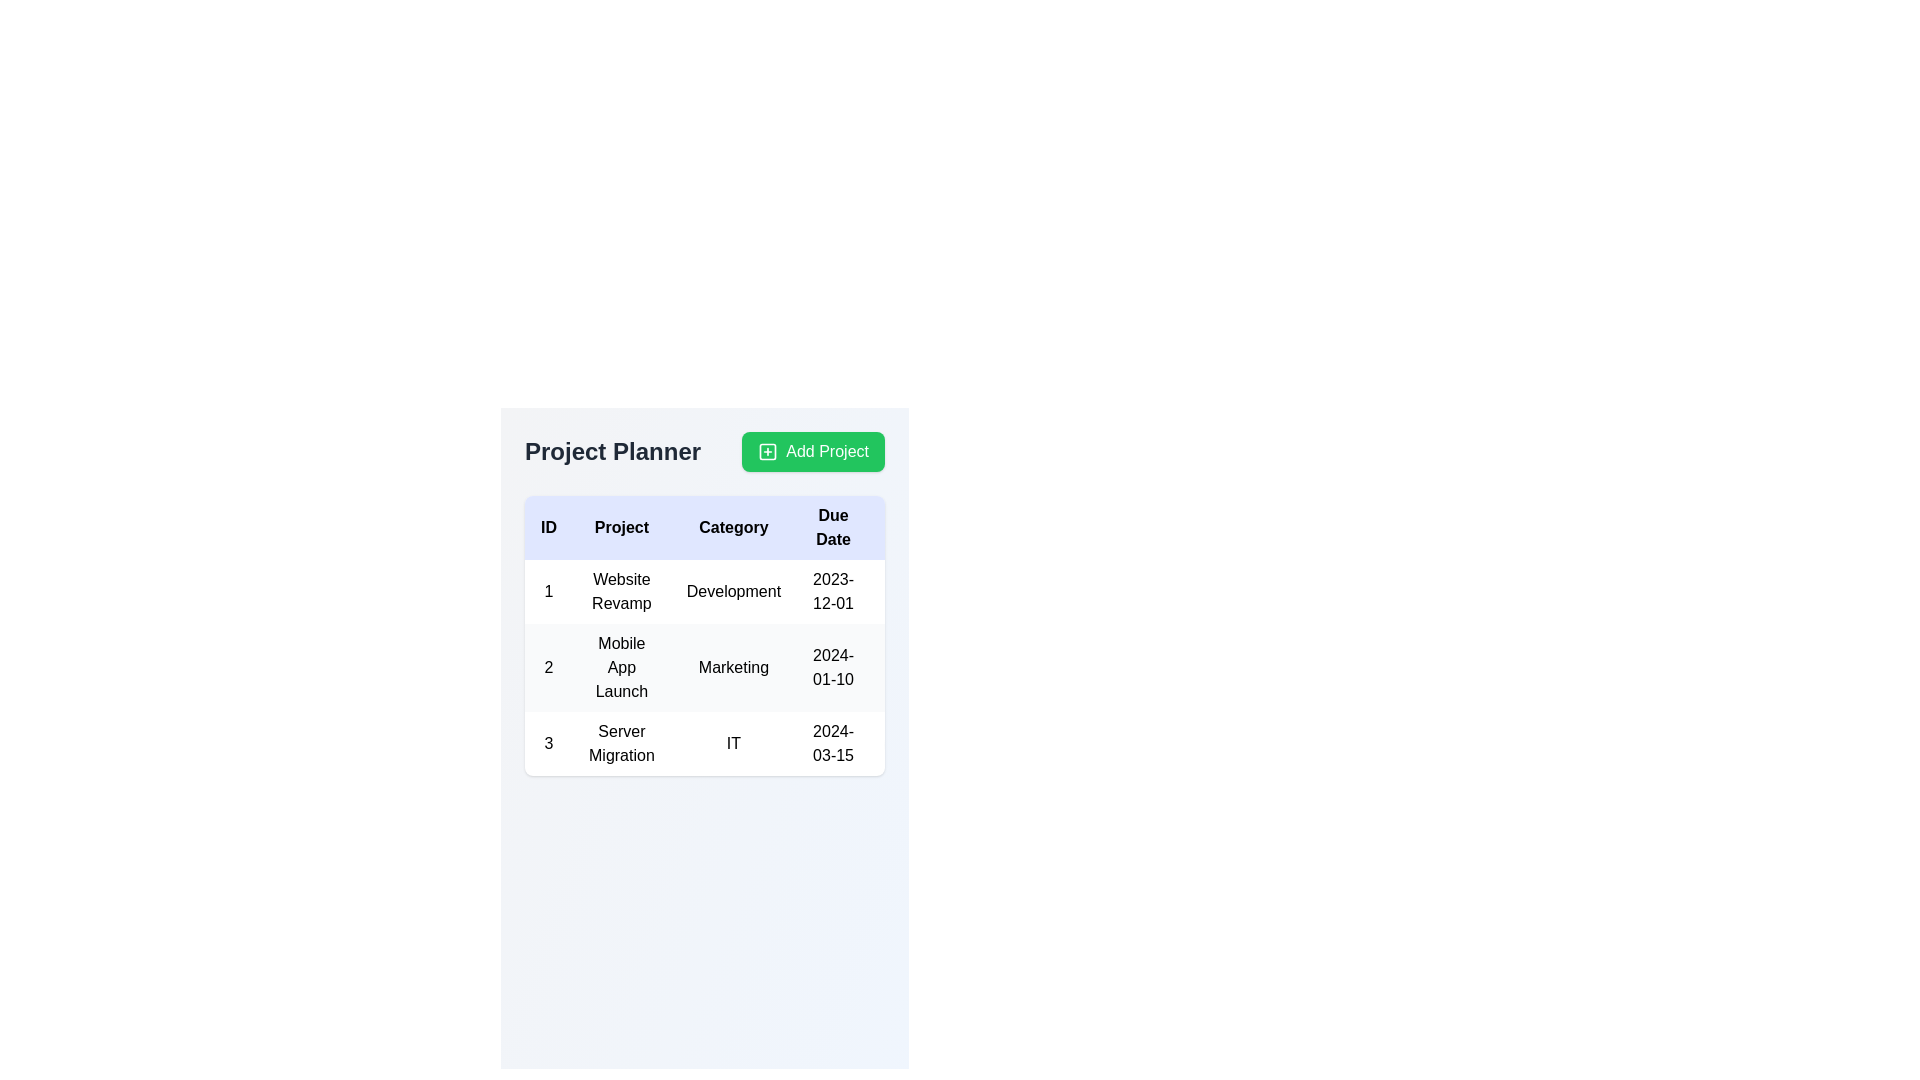 Image resolution: width=1920 pixels, height=1080 pixels. I want to click on the text label indicating the due date of the associated project in the second row of the table under the header 'Due Date', so click(833, 667).